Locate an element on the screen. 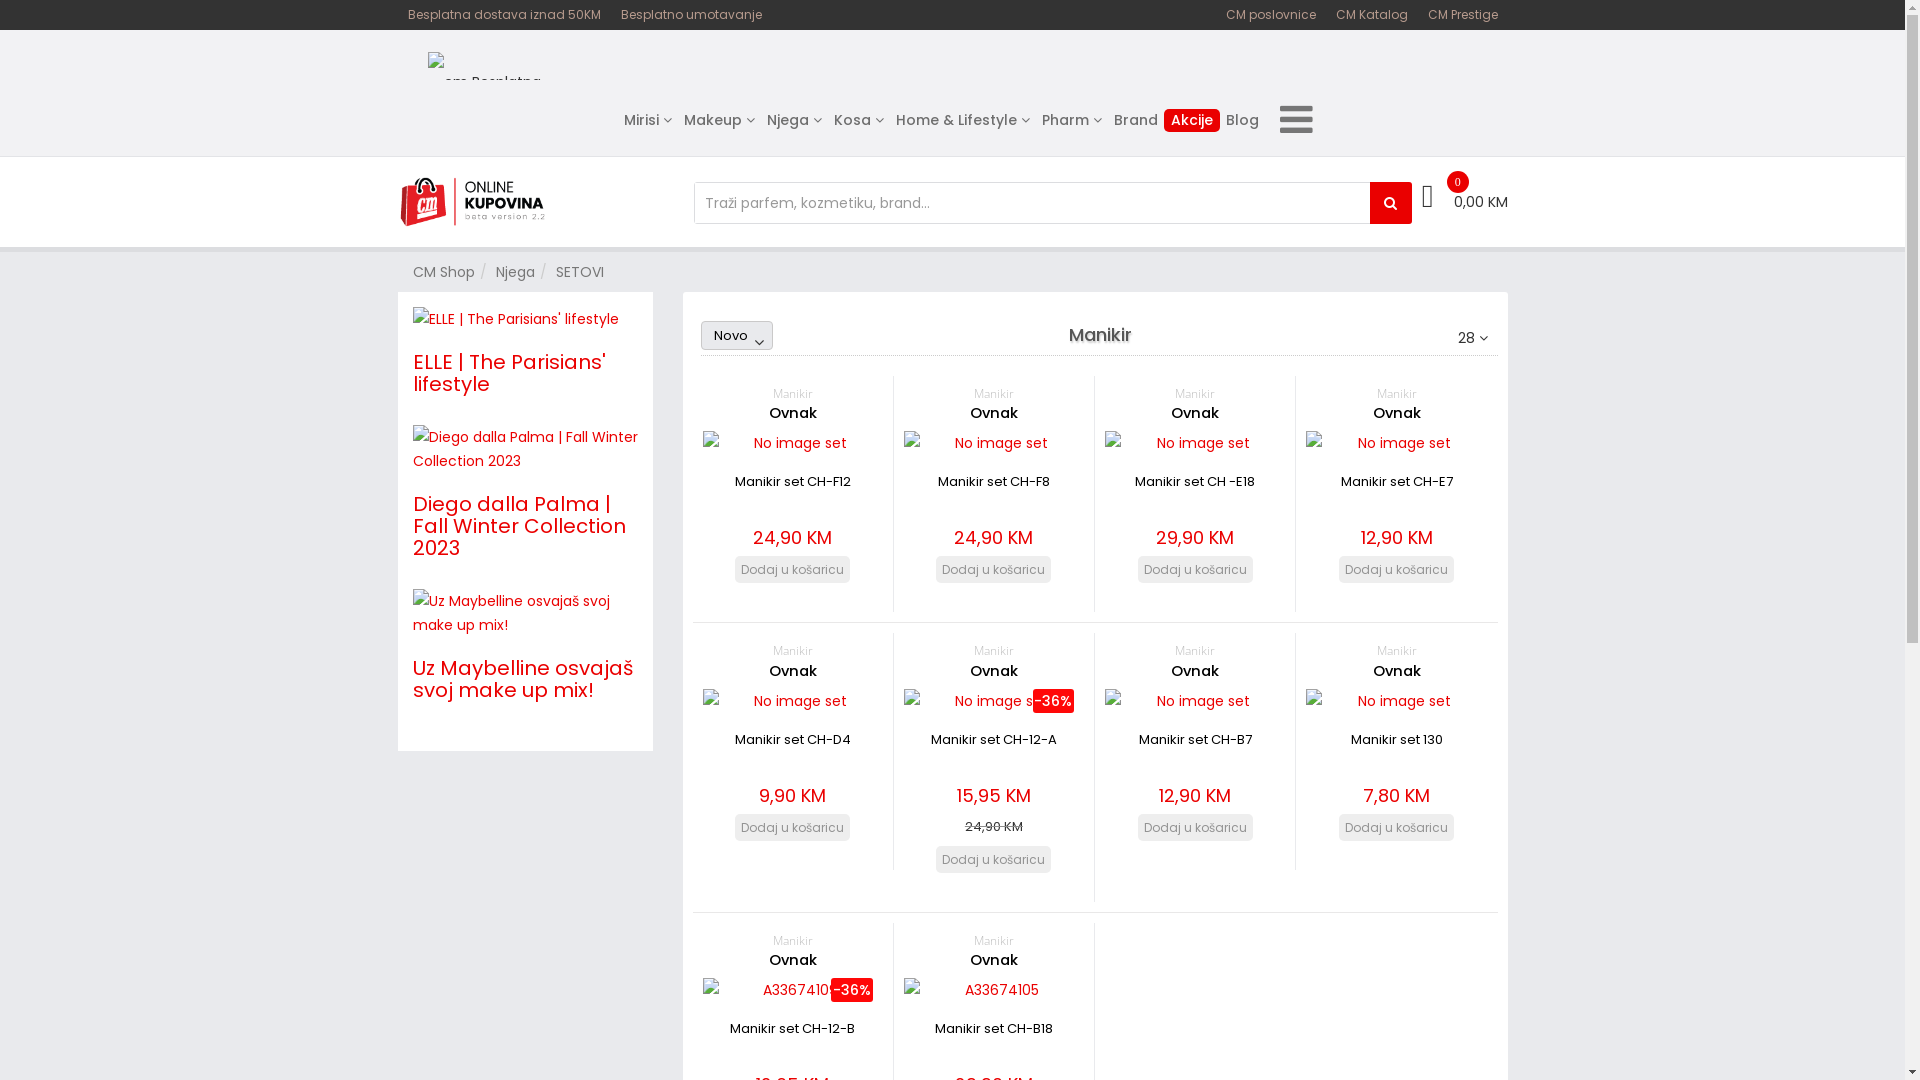 Image resolution: width=1920 pixels, height=1080 pixels. 'Manikir set CH-12-B' is located at coordinates (791, 1028).